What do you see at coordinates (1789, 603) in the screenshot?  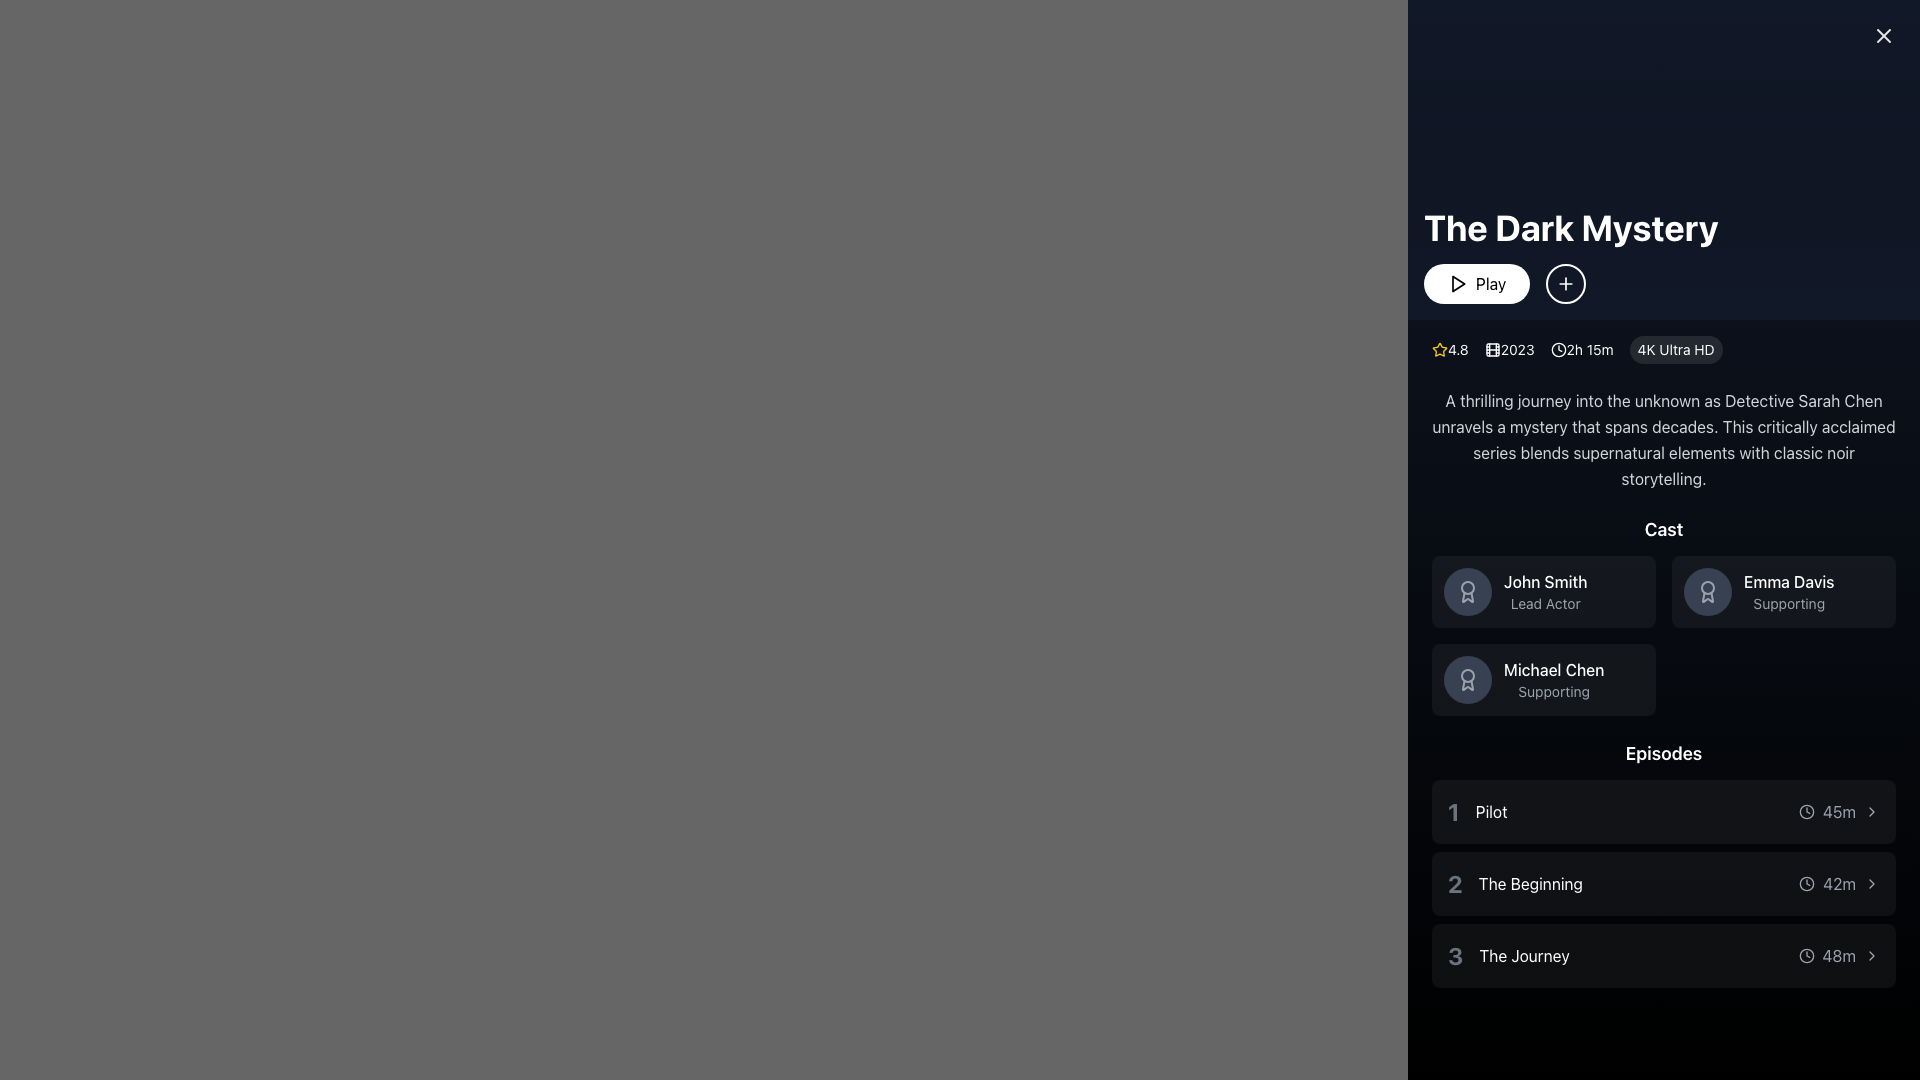 I see `the 'Supporting' text label element, which is styled with a smaller font and gray text color, located beneath 'Emma Davis' in the cast details section` at bounding box center [1789, 603].